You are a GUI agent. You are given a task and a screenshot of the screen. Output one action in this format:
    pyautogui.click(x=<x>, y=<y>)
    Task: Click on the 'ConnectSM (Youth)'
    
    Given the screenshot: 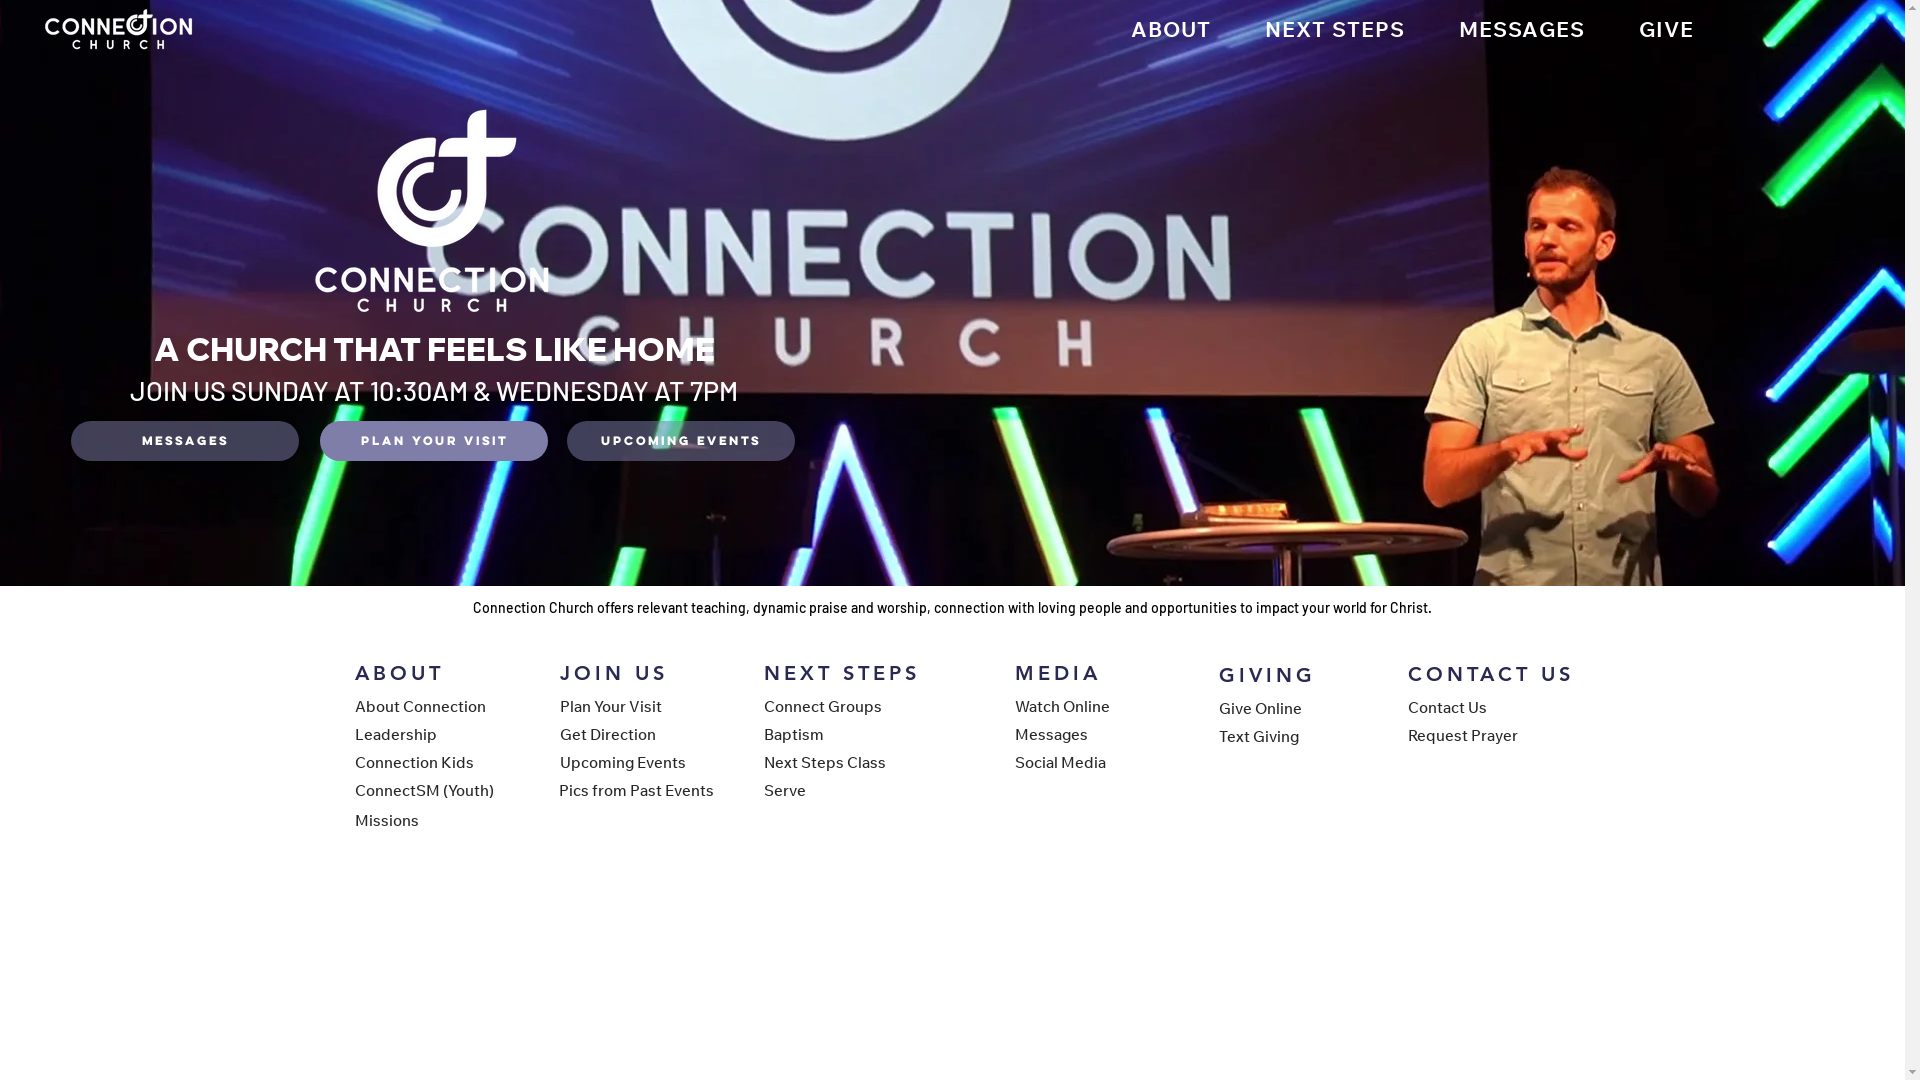 What is the action you would take?
    pyautogui.click(x=354, y=789)
    